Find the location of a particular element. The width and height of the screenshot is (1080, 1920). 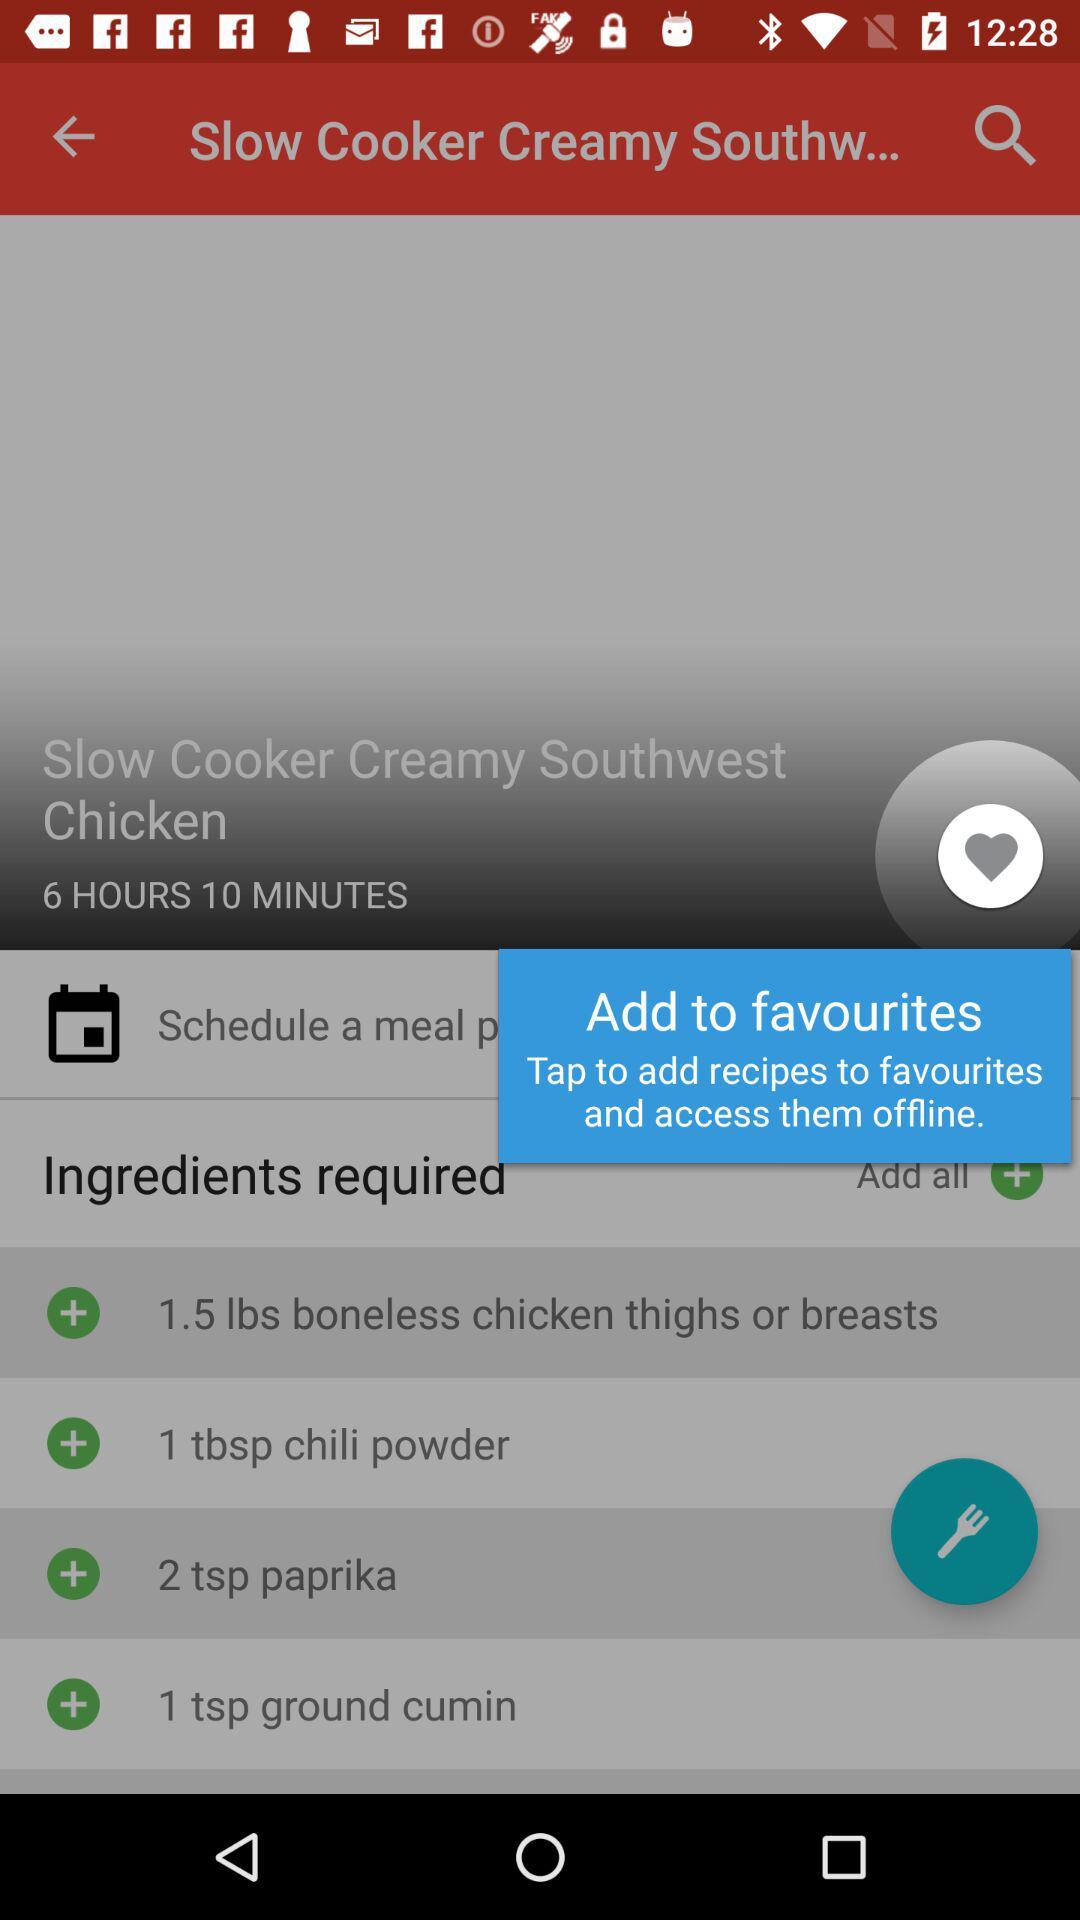

the icon above the 1 tsp ground item is located at coordinates (963, 1530).